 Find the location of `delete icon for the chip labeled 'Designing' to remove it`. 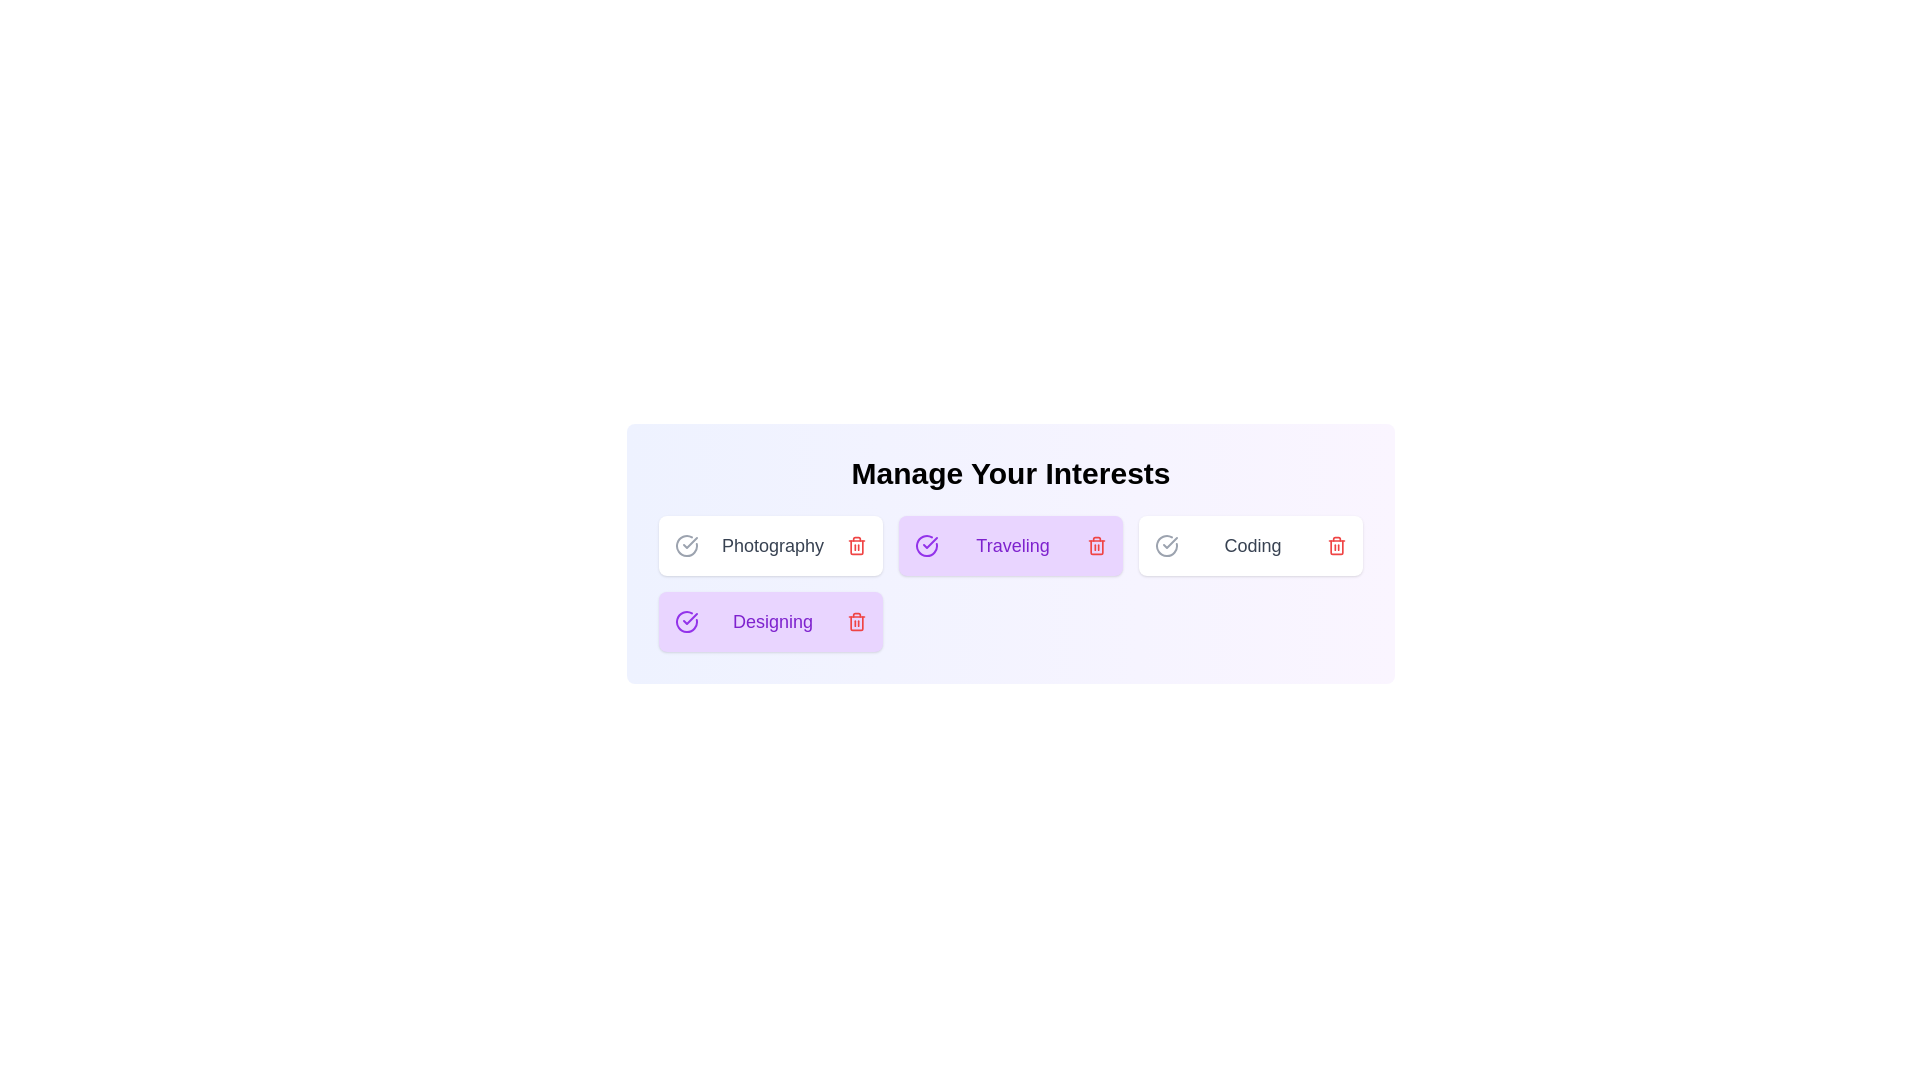

delete icon for the chip labeled 'Designing' to remove it is located at coordinates (857, 620).